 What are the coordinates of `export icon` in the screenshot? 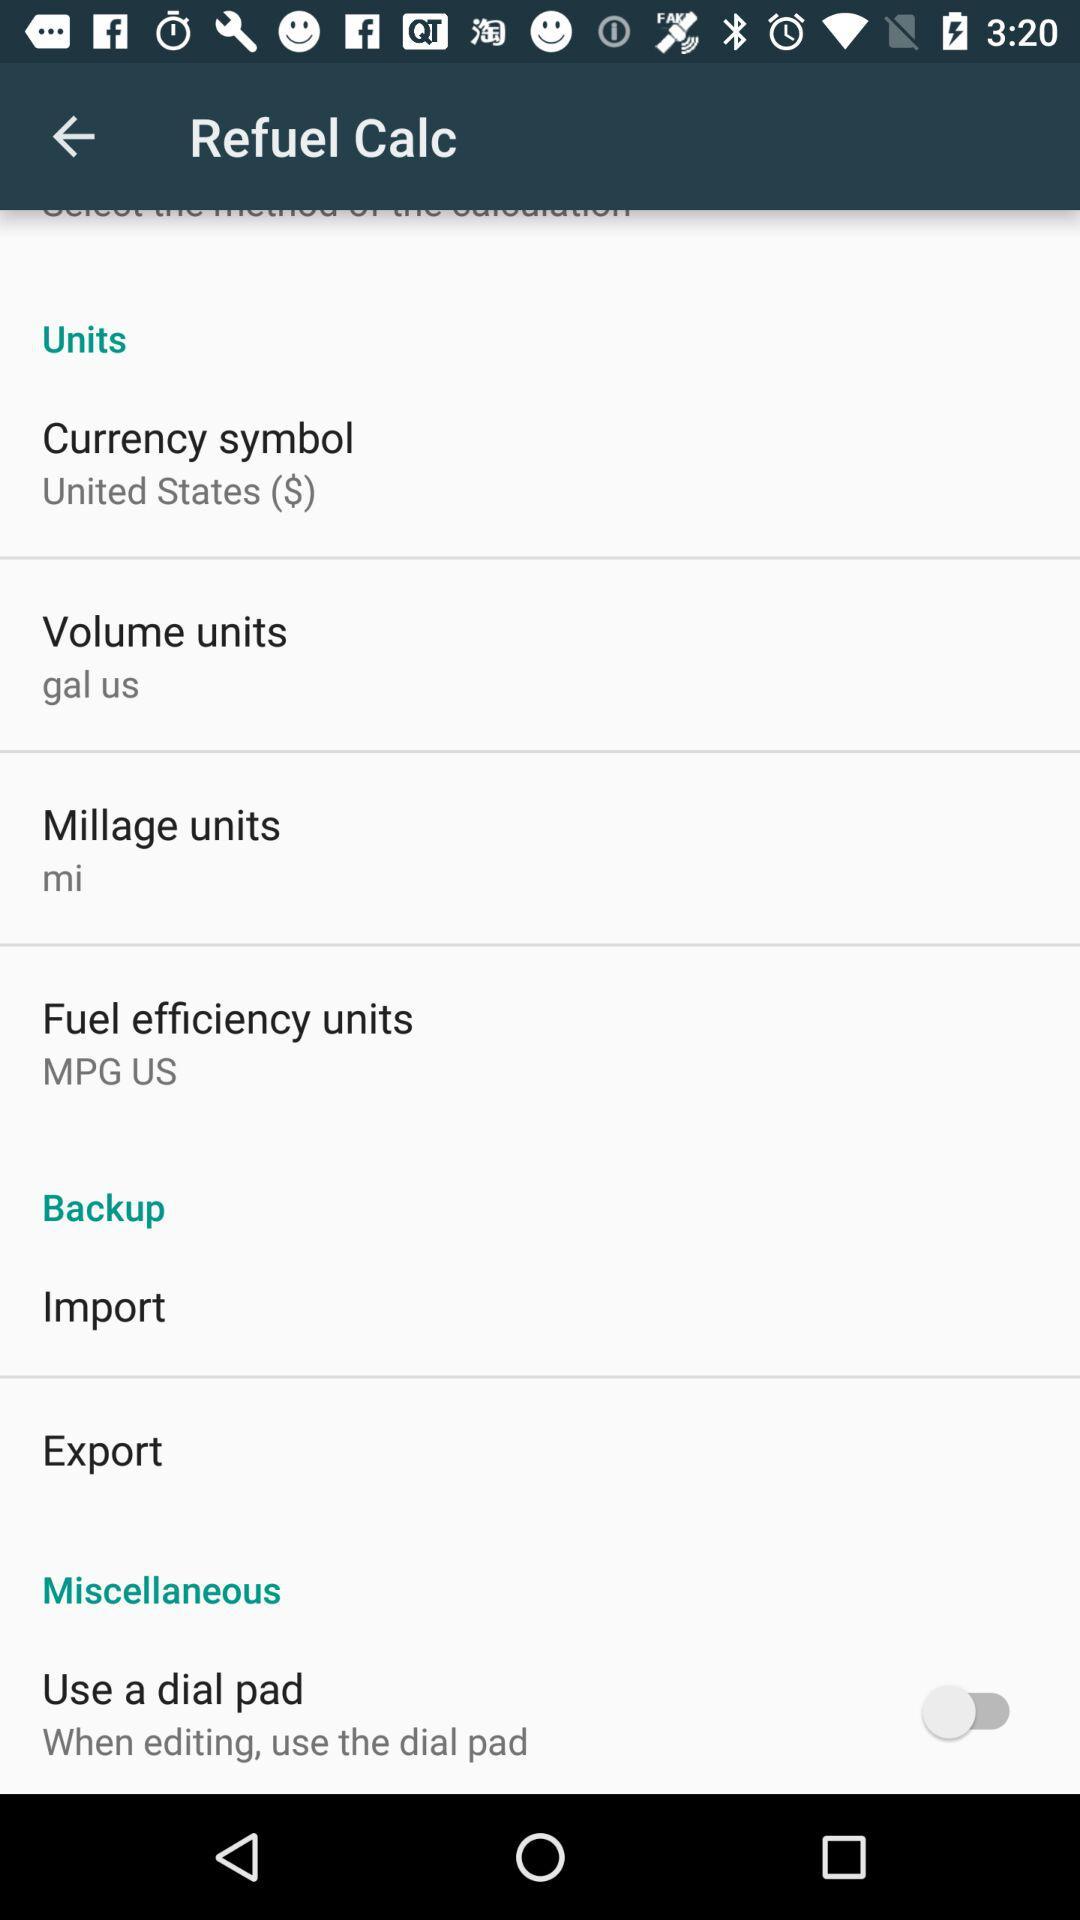 It's located at (102, 1449).